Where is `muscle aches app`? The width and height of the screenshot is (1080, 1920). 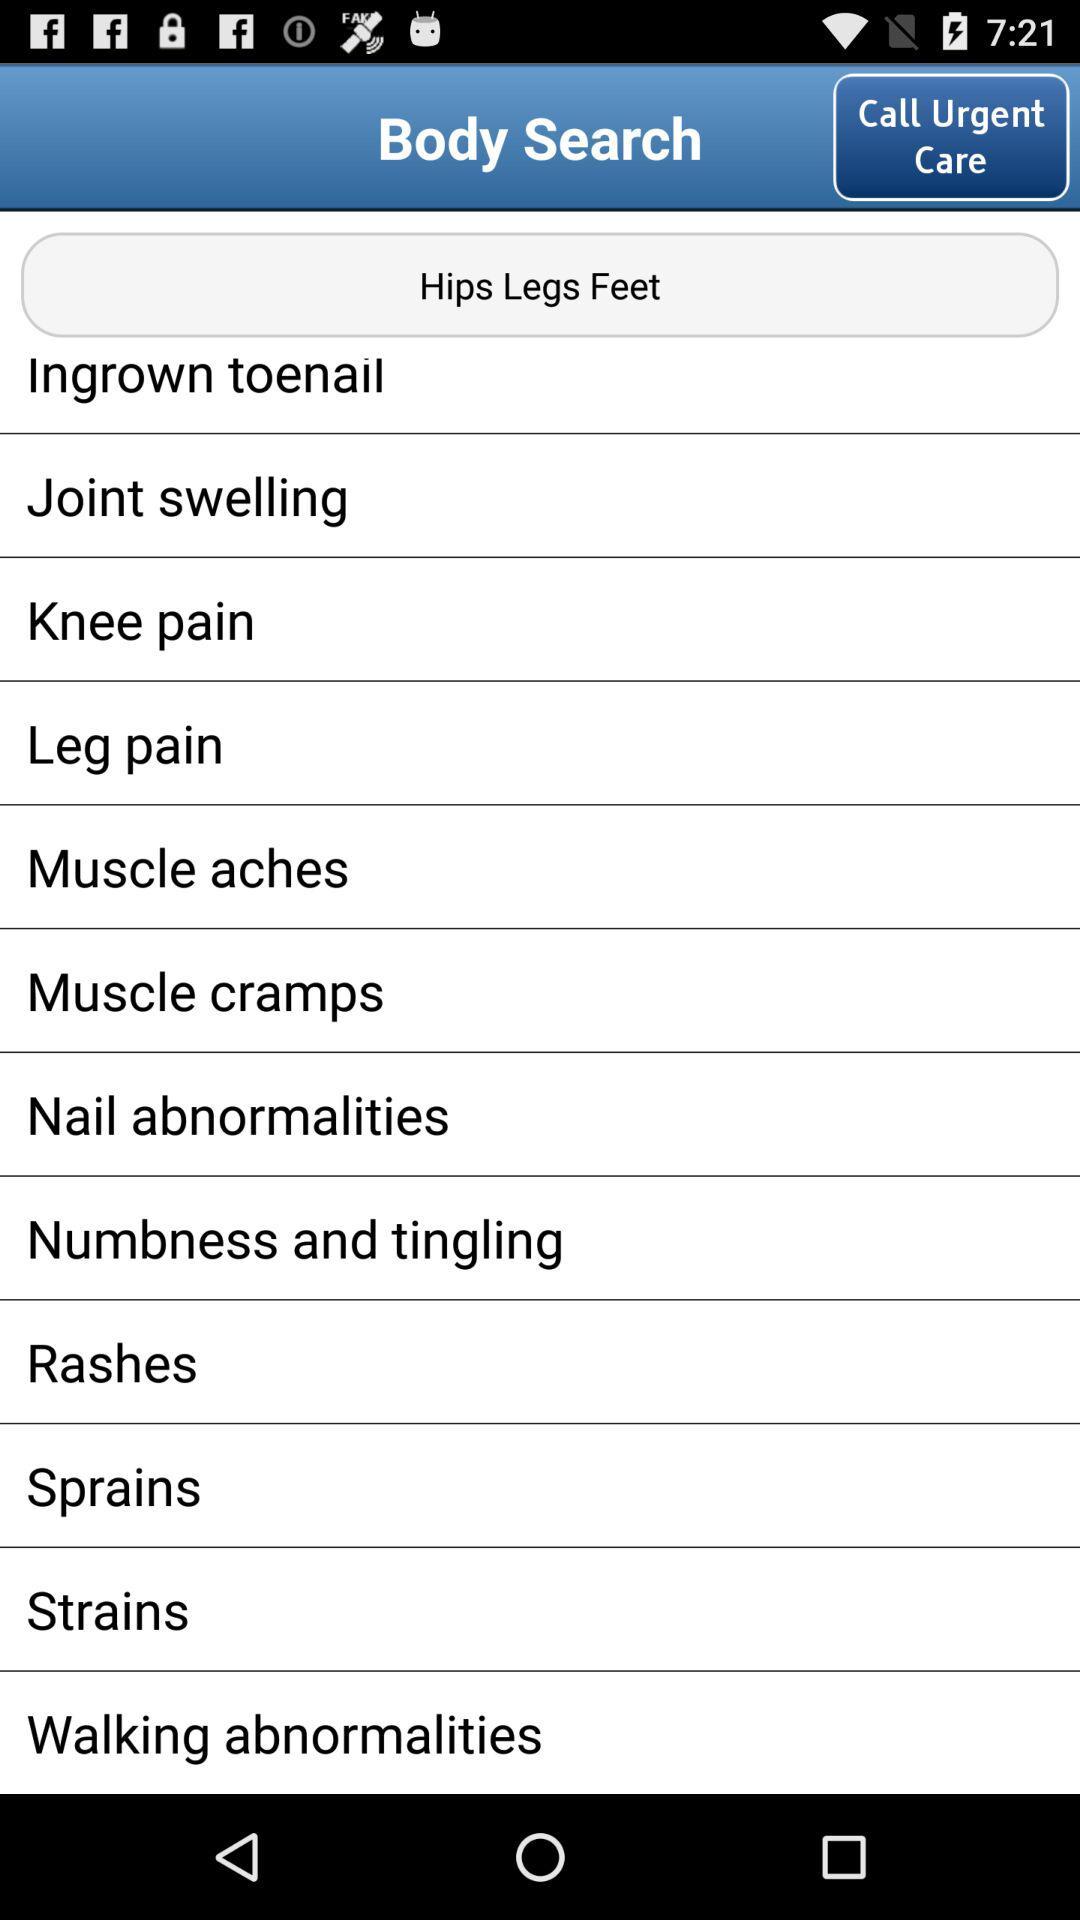 muscle aches app is located at coordinates (540, 866).